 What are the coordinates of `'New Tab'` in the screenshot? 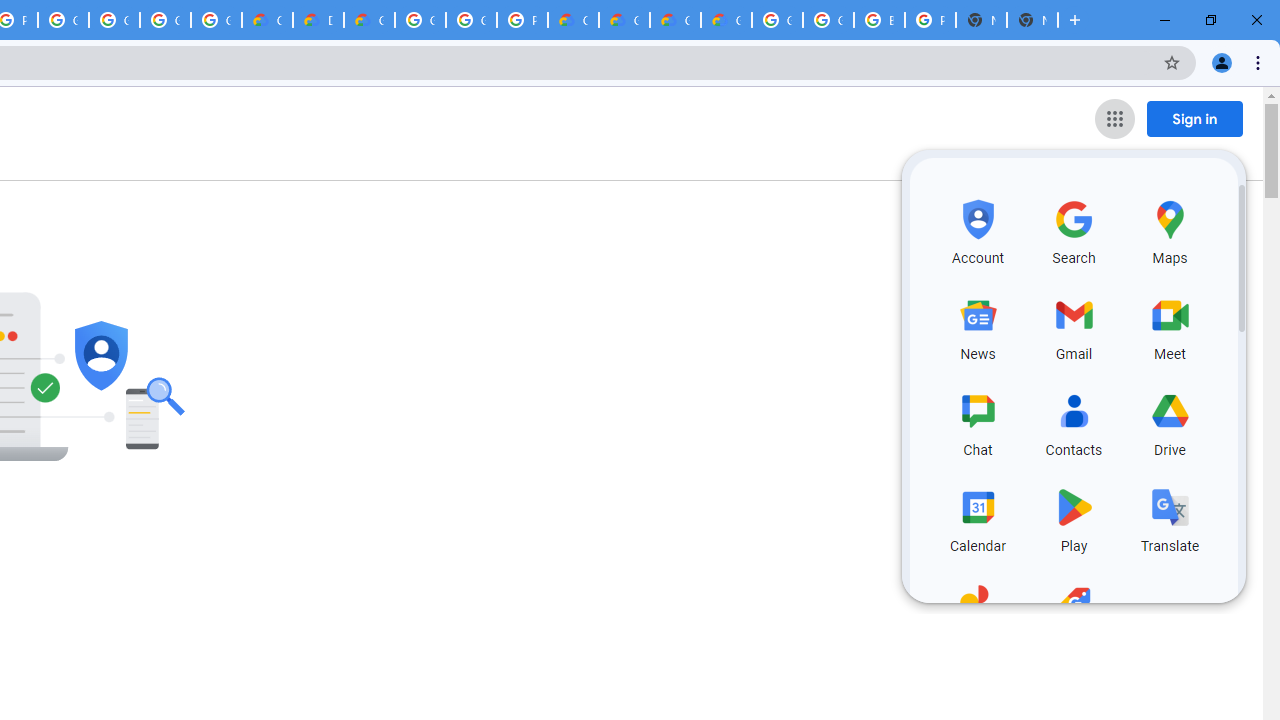 It's located at (1032, 20).